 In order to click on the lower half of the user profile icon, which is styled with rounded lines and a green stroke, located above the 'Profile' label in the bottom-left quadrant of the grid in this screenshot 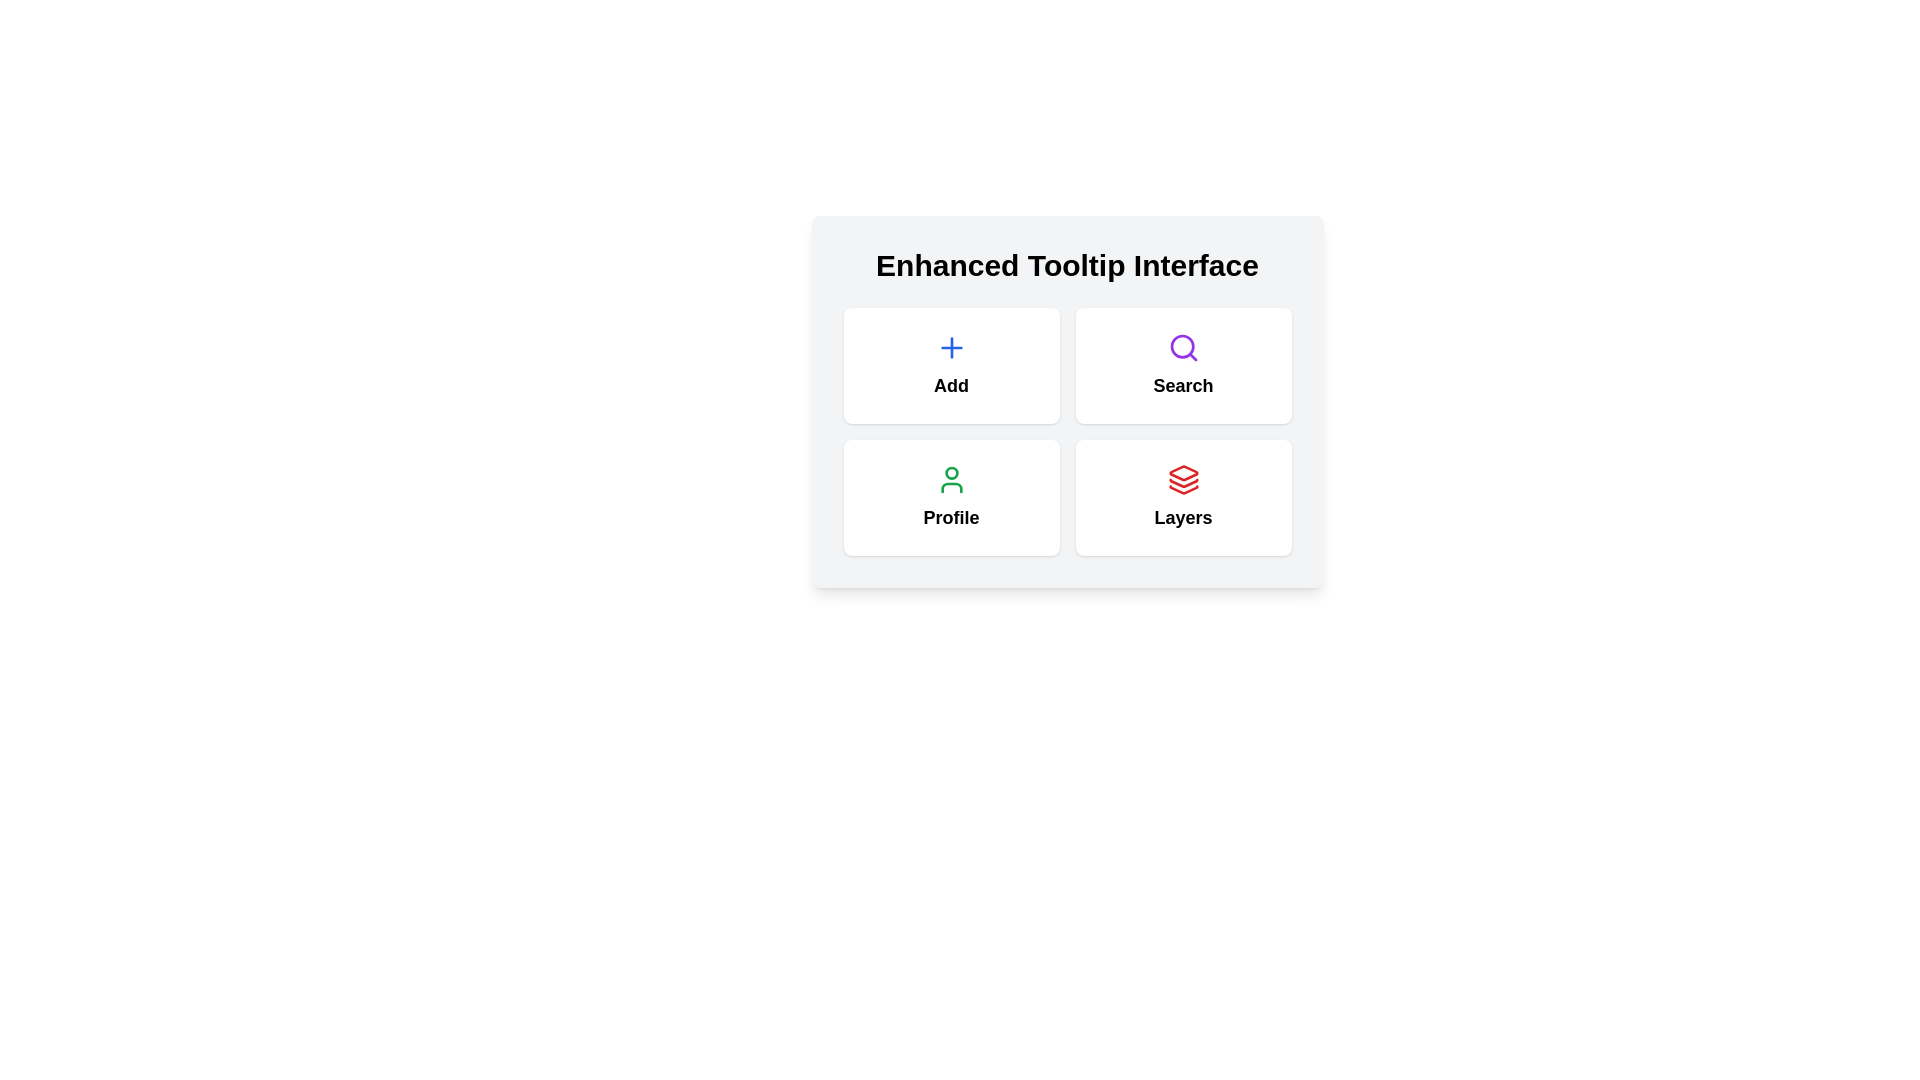, I will do `click(950, 488)`.